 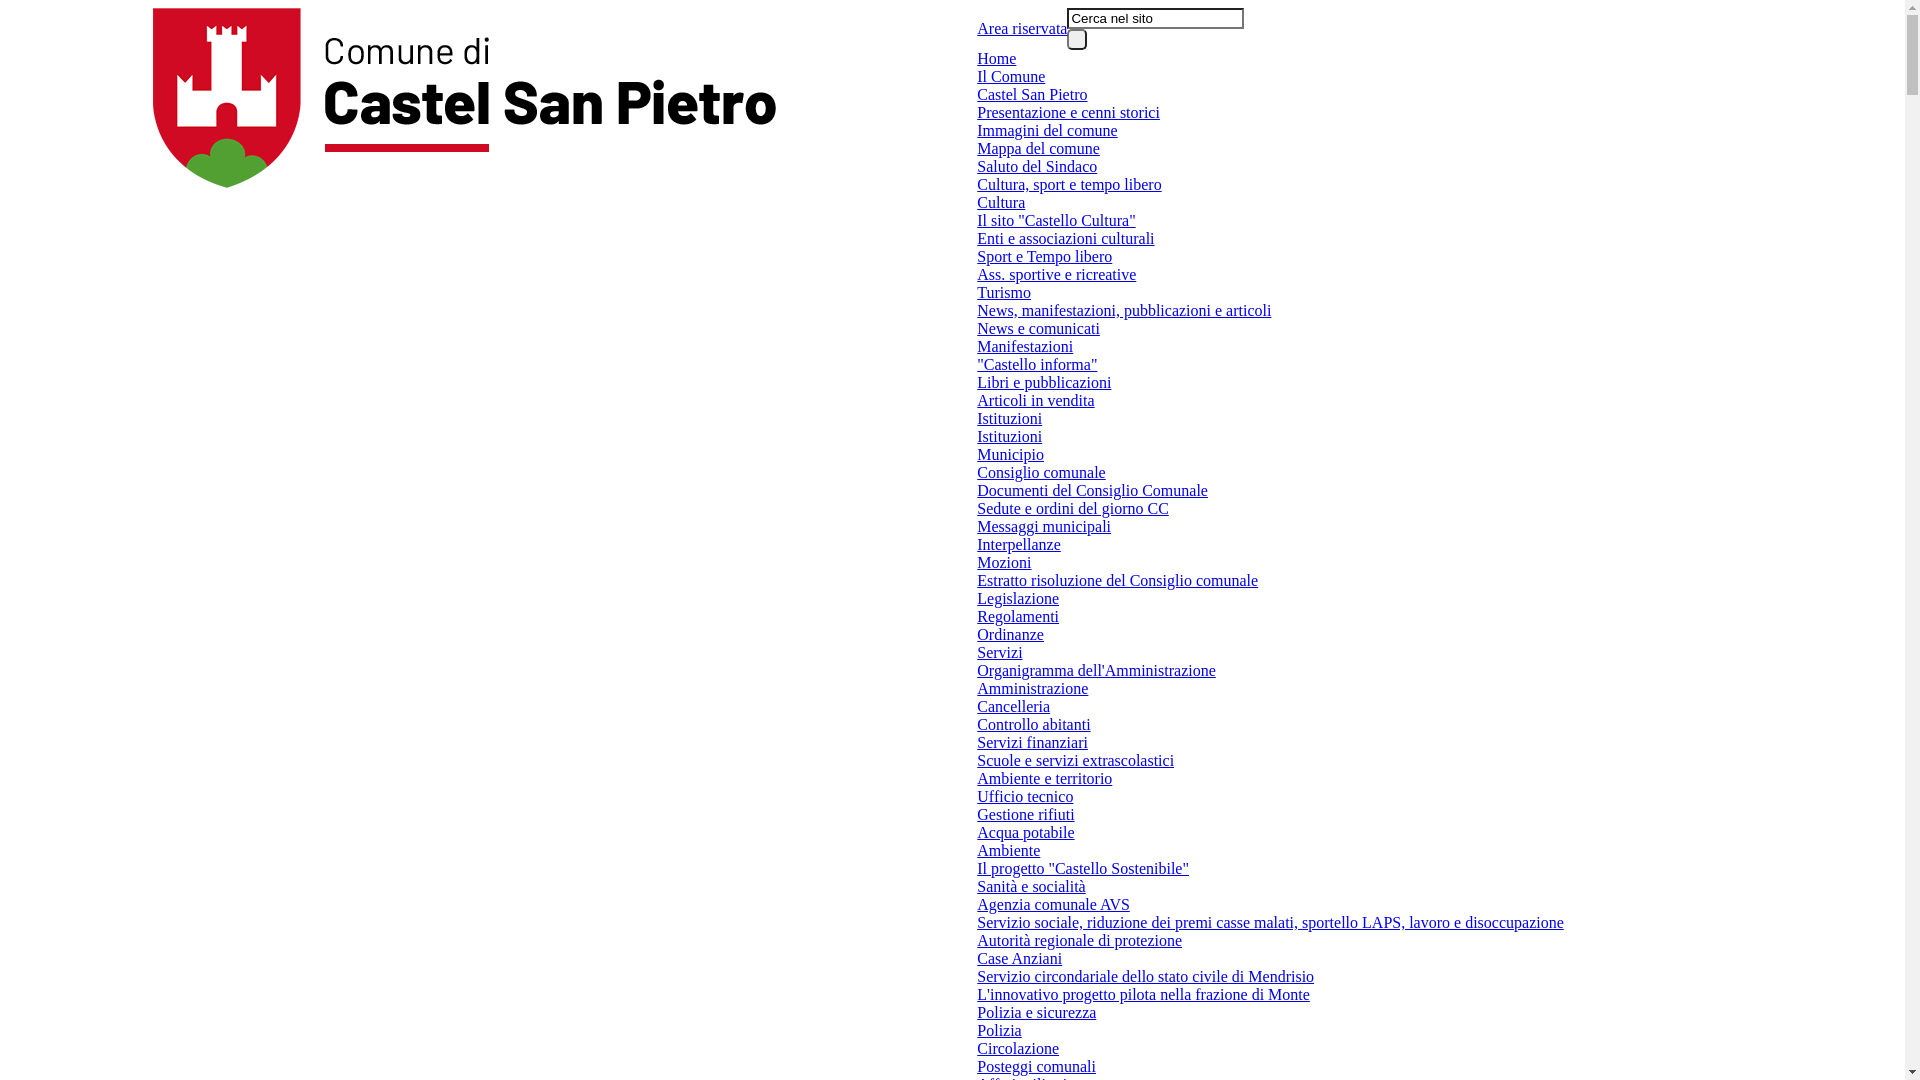 What do you see at coordinates (1003, 563) in the screenshot?
I see `'Mozioni'` at bounding box center [1003, 563].